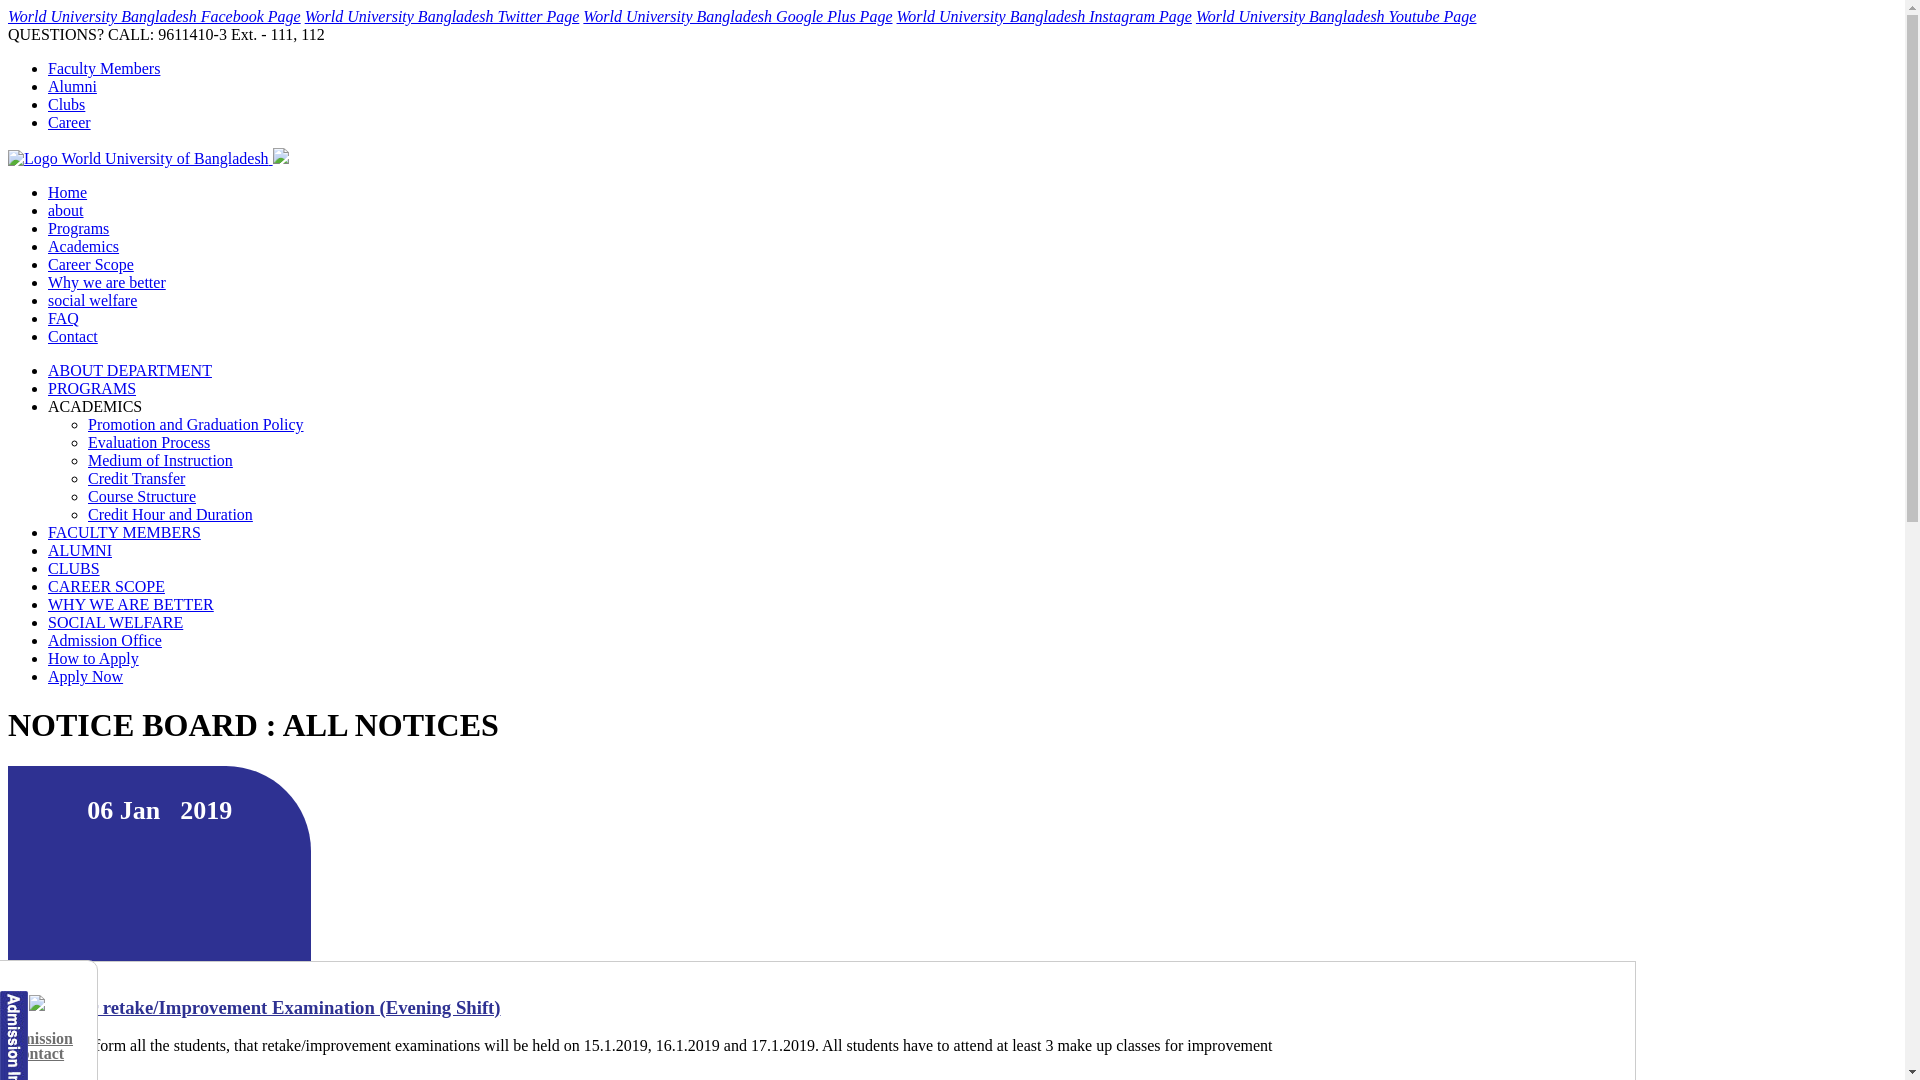 This screenshot has height=1080, width=1920. I want to click on 'ABOUT DEPARTMENT', so click(128, 370).